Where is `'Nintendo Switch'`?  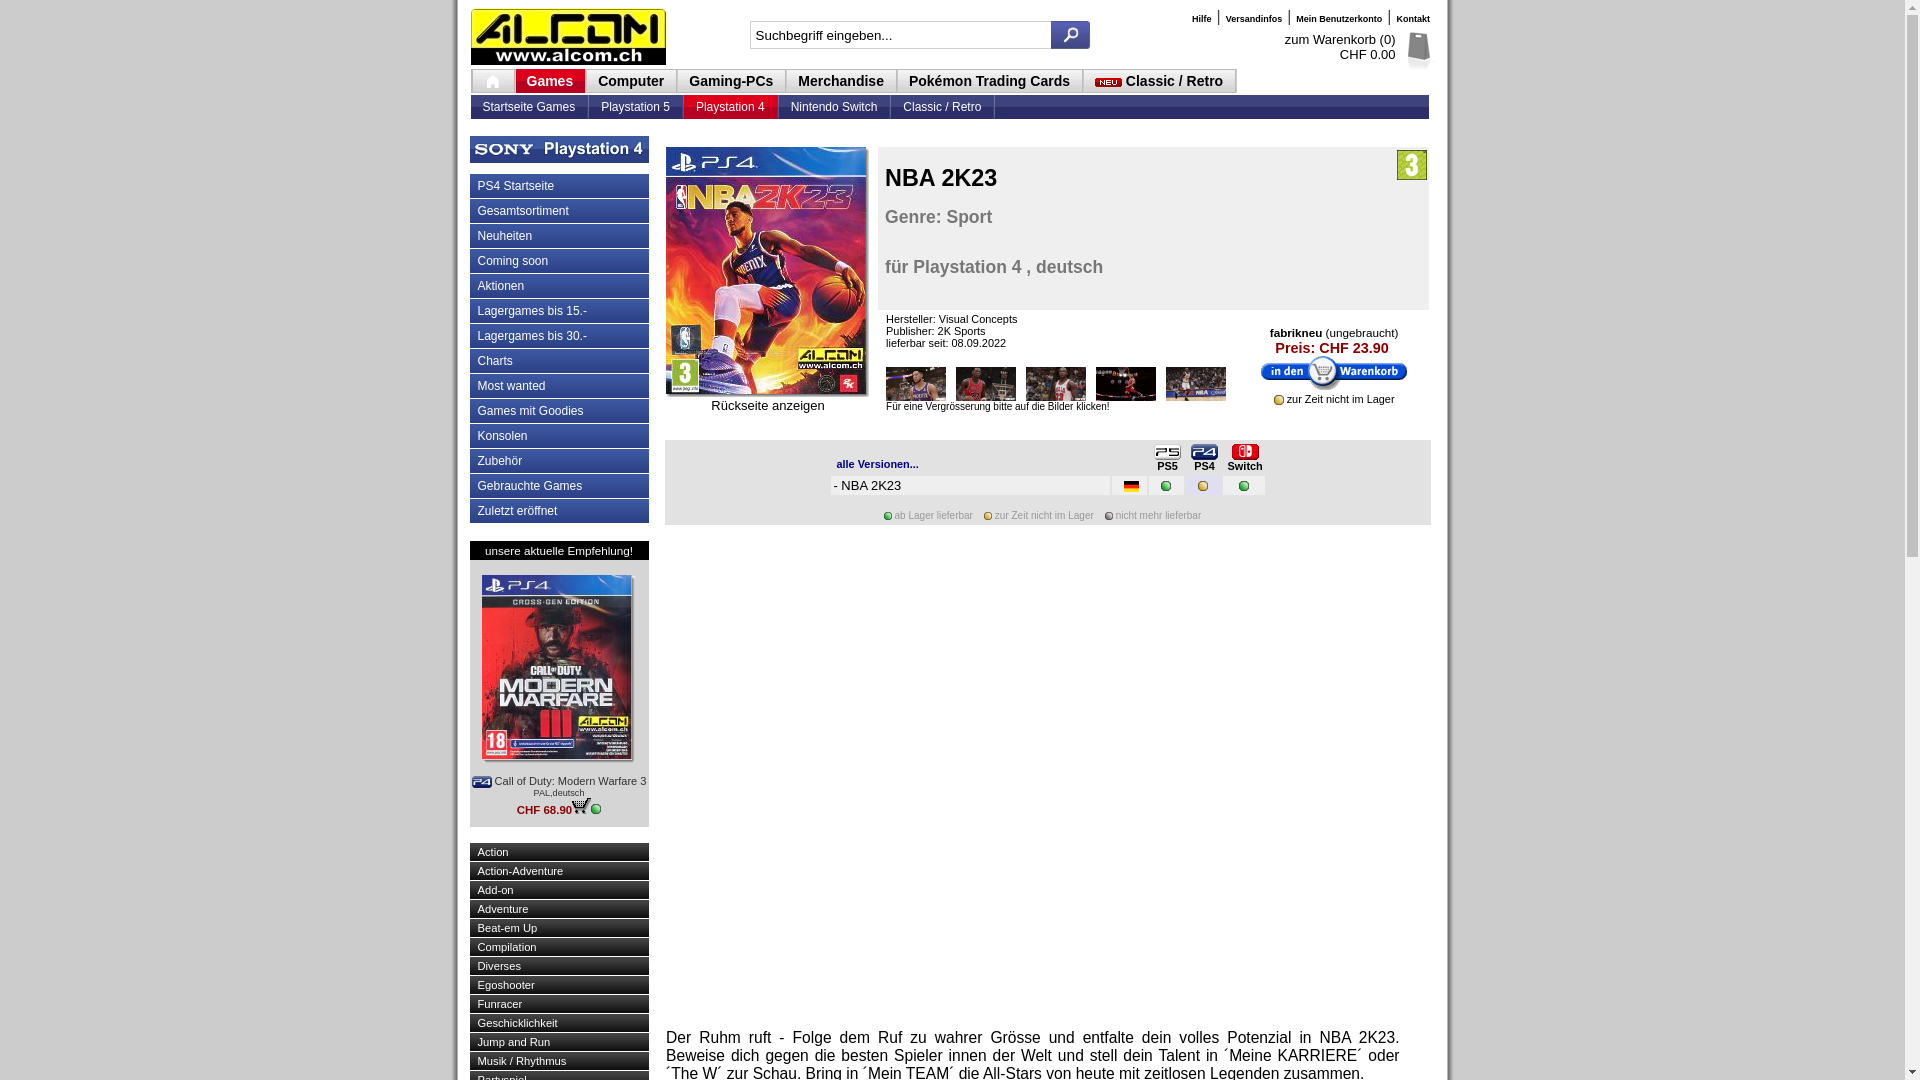 'Nintendo Switch' is located at coordinates (777, 107).